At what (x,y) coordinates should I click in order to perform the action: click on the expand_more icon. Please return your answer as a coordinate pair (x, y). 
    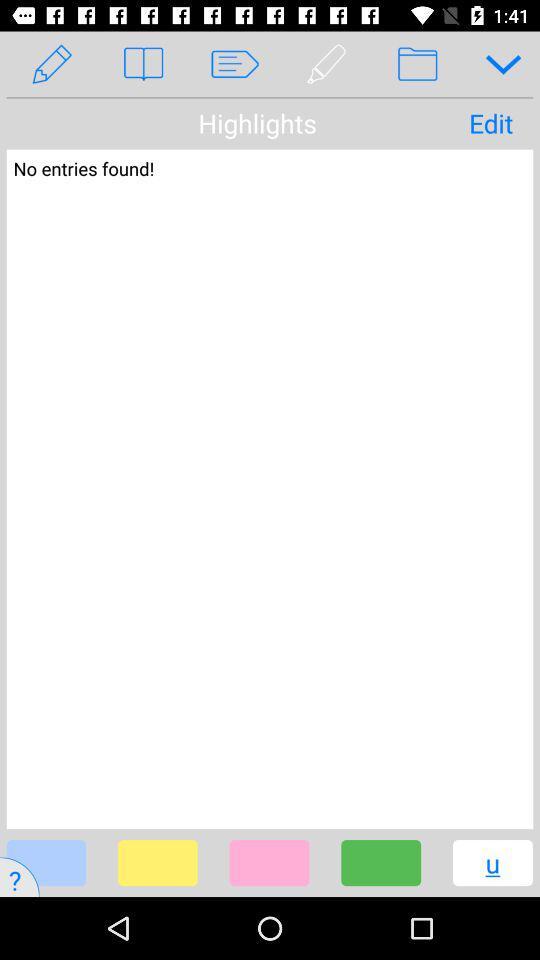
    Looking at the image, I should click on (495, 64).